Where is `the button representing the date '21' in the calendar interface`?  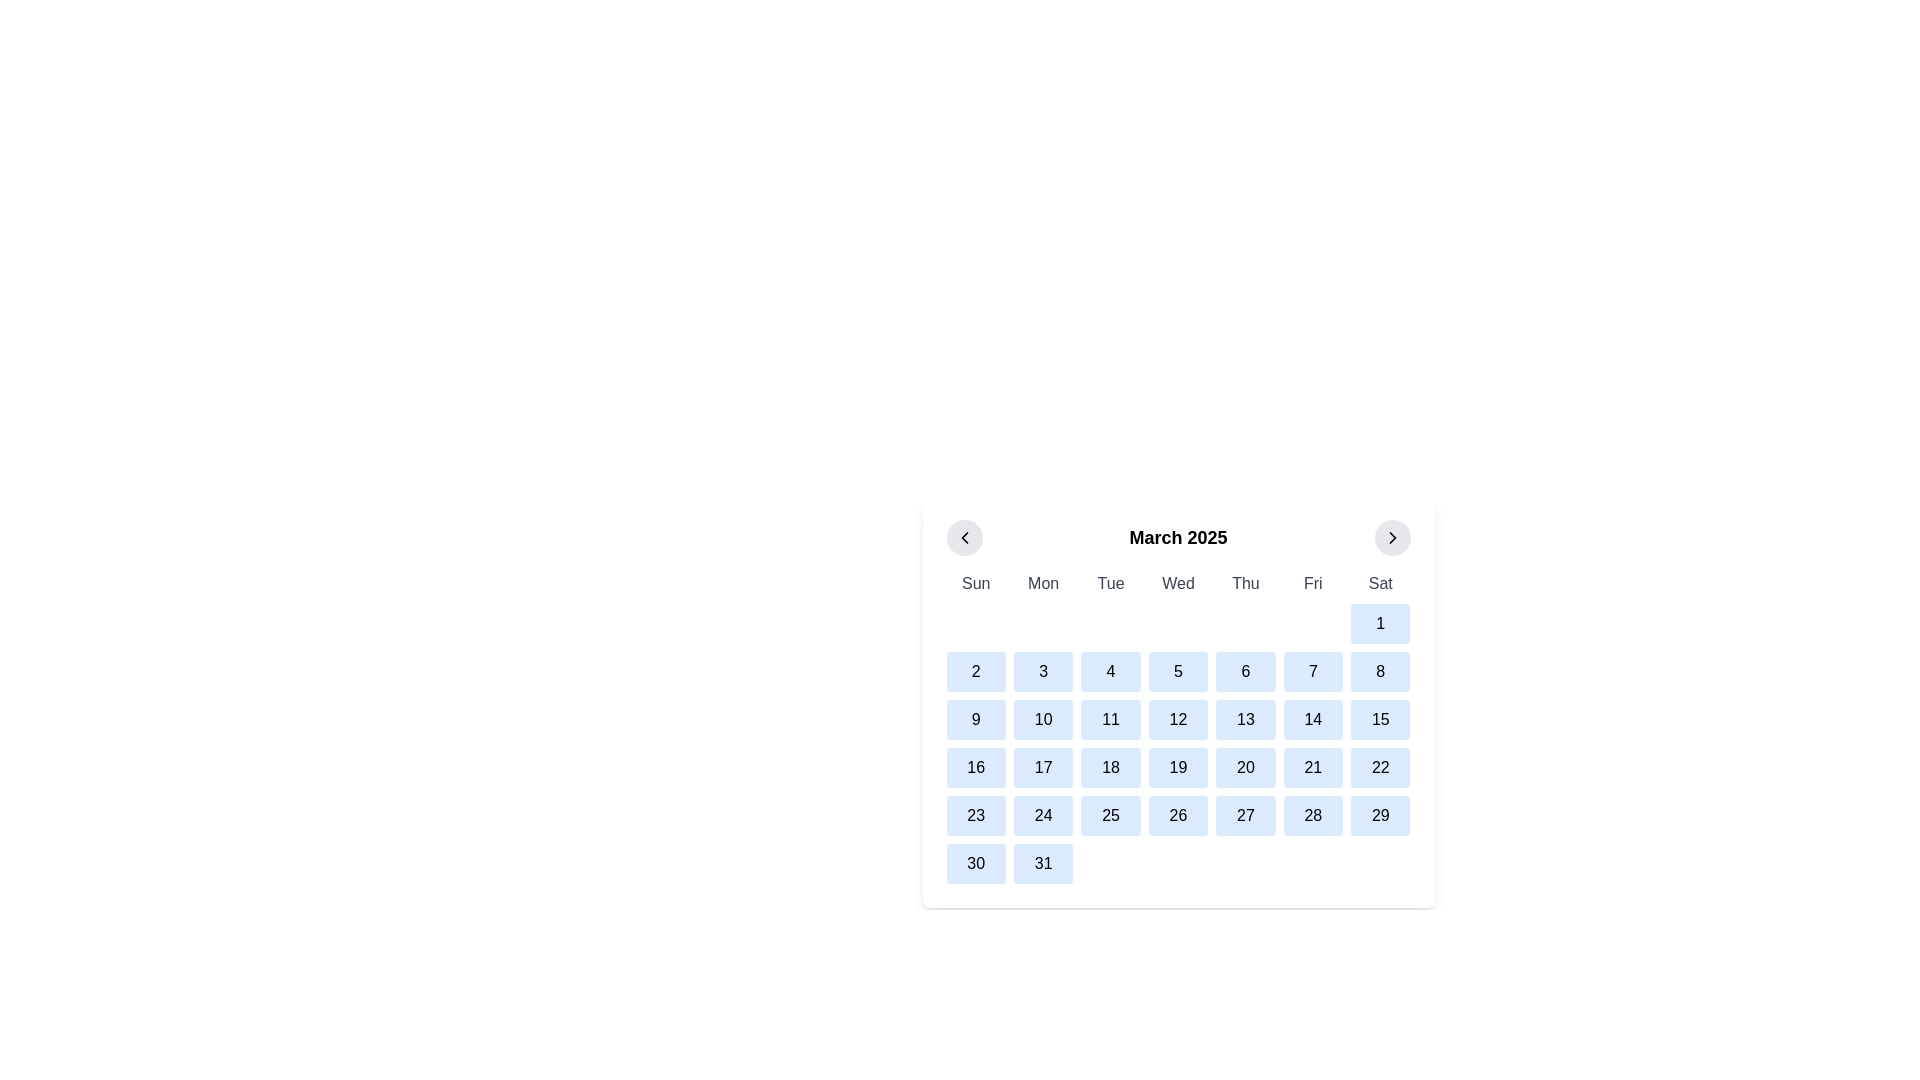 the button representing the date '21' in the calendar interface is located at coordinates (1313, 766).